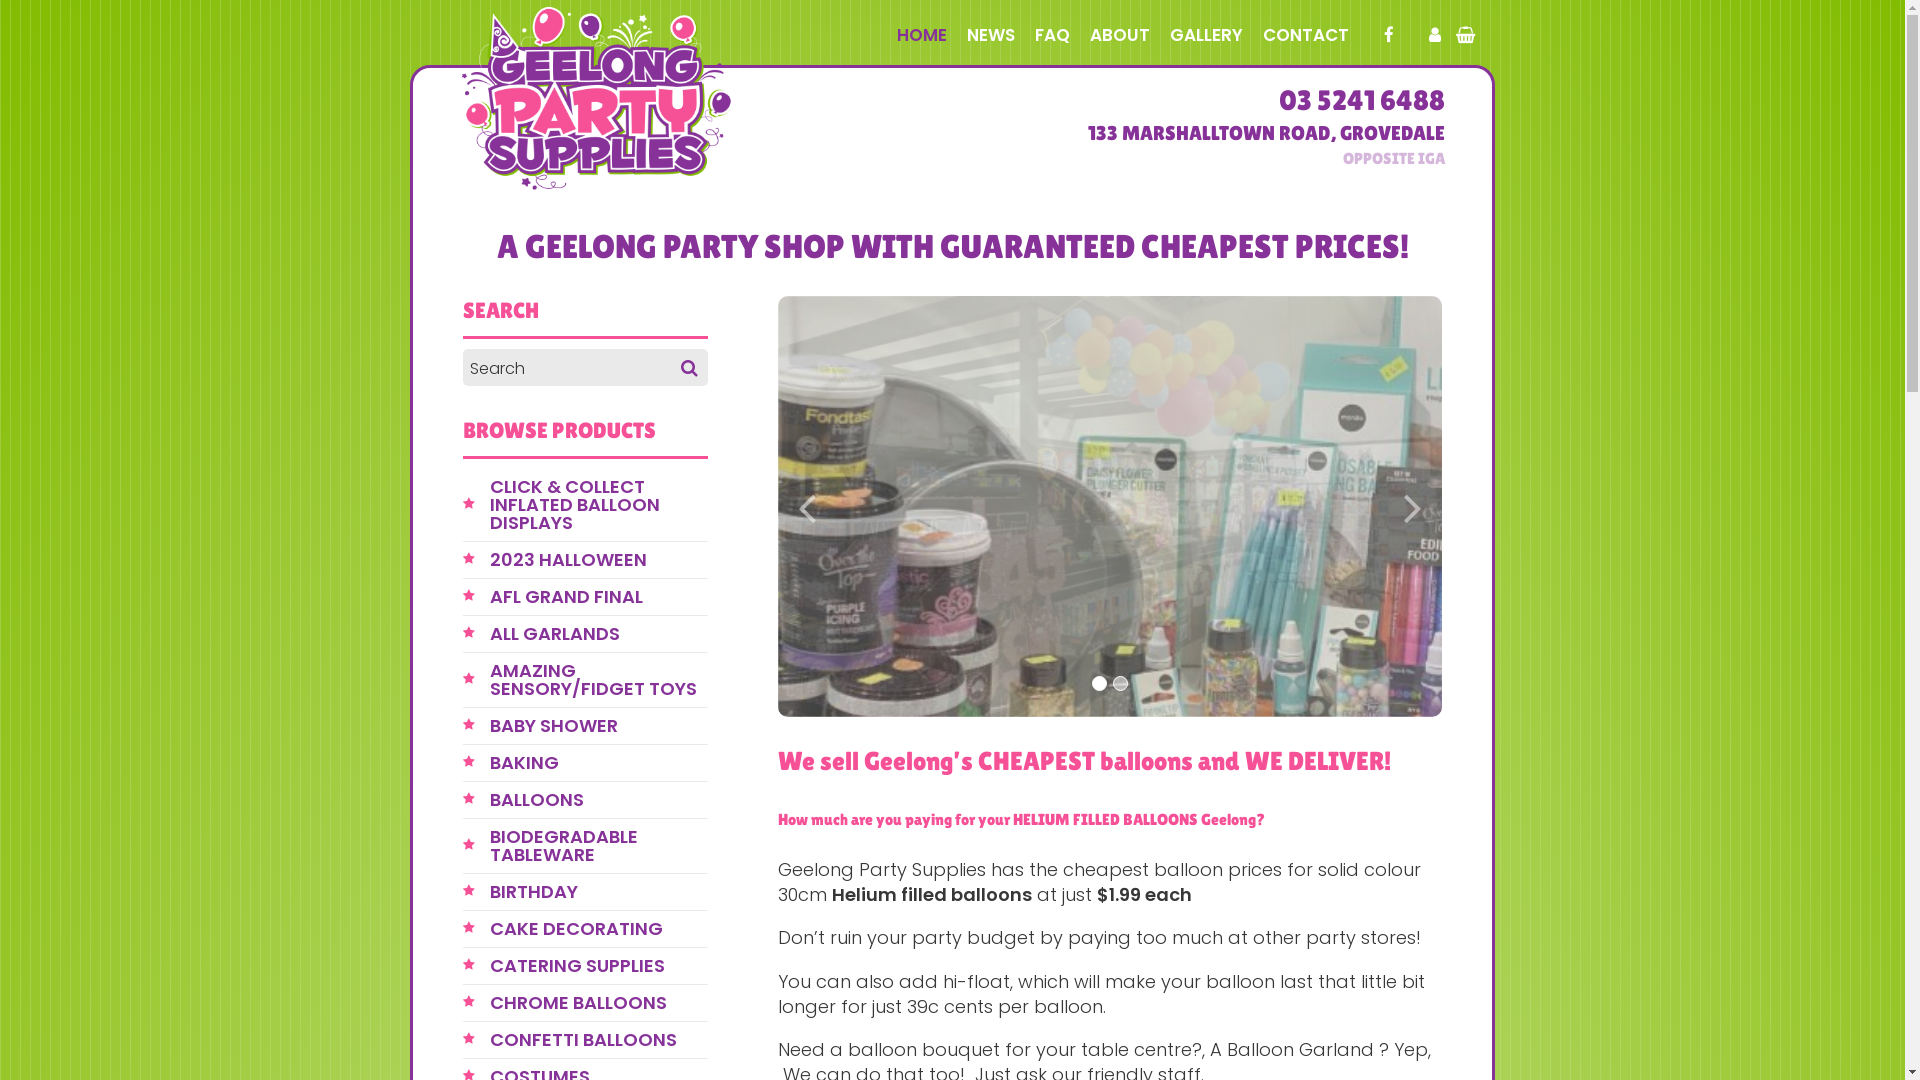 The width and height of the screenshot is (1920, 1080). What do you see at coordinates (584, 367) in the screenshot?
I see `'Search for:'` at bounding box center [584, 367].